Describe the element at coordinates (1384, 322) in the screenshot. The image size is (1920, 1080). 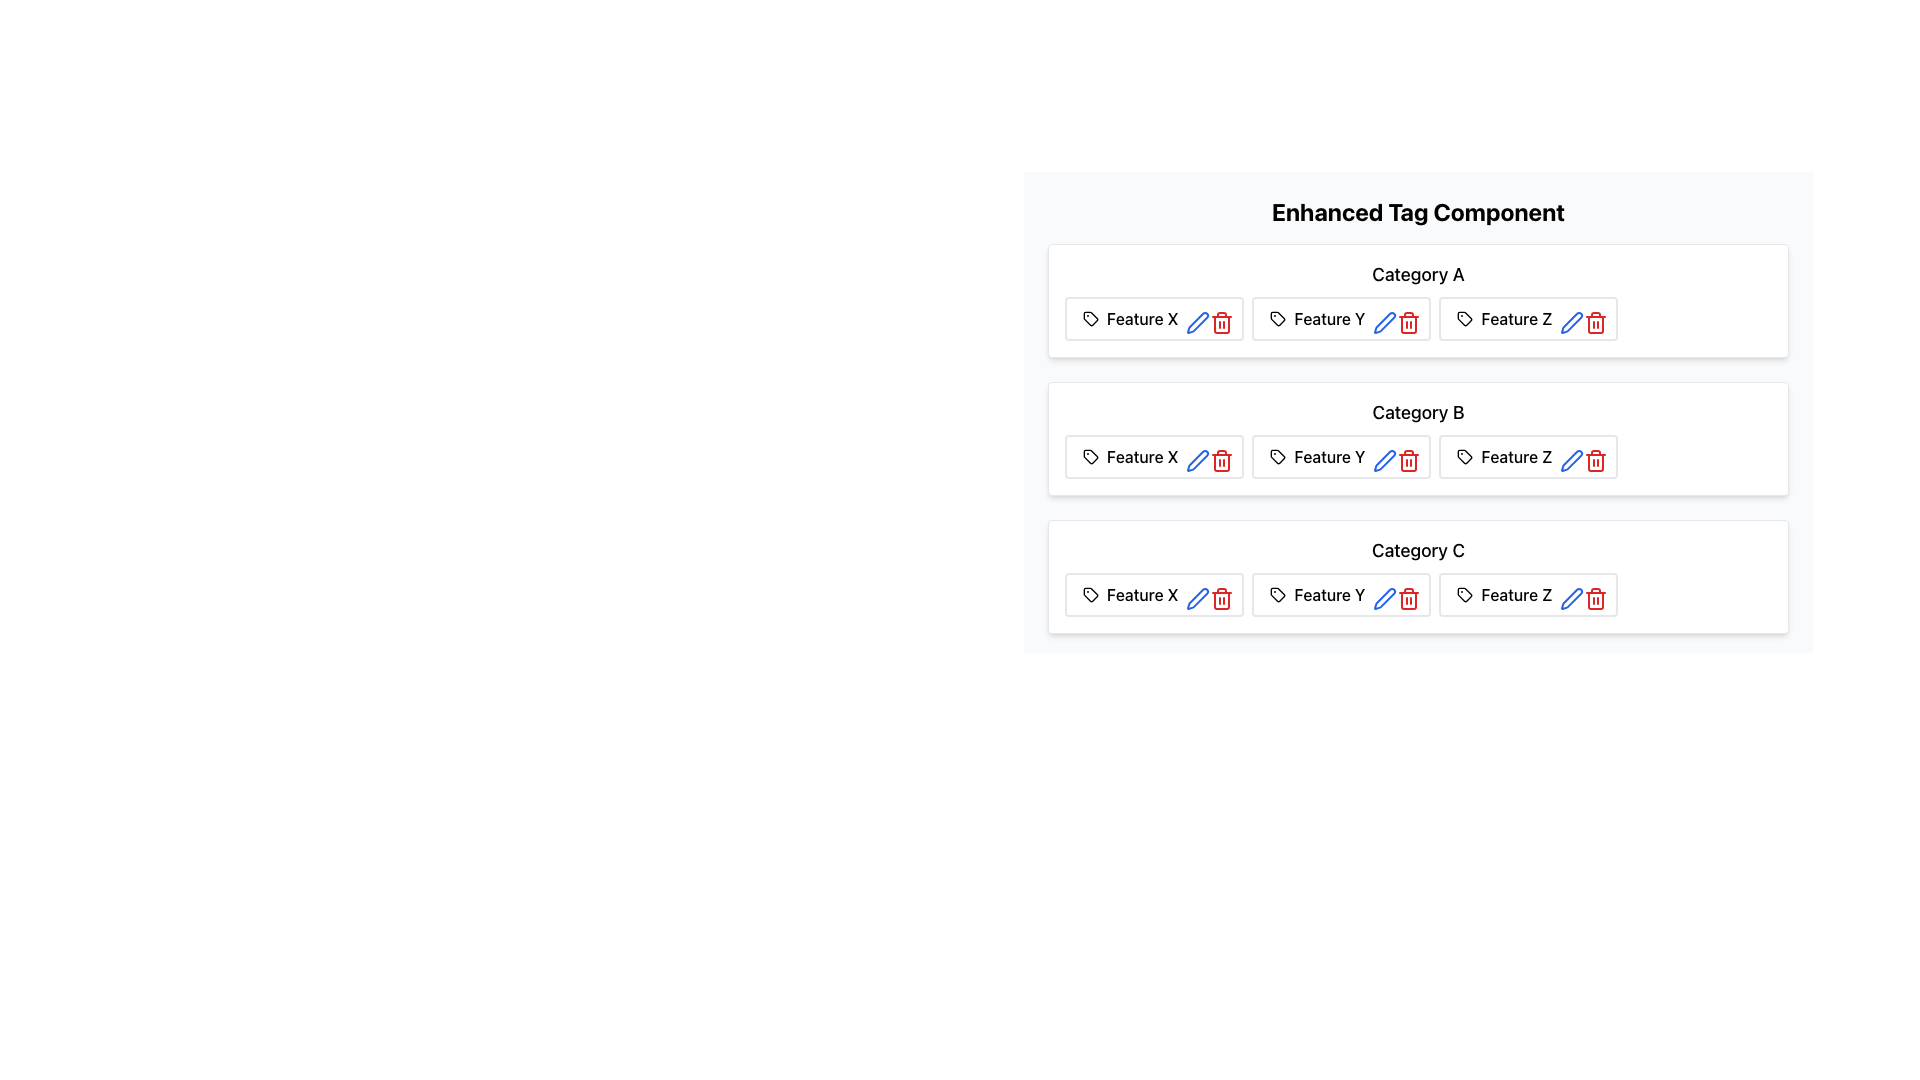
I see `the pen icon with a blue outline next to the label 'Feature Y' in the 'Category A' section of the 'Enhanced Tag Component' interface` at that location.